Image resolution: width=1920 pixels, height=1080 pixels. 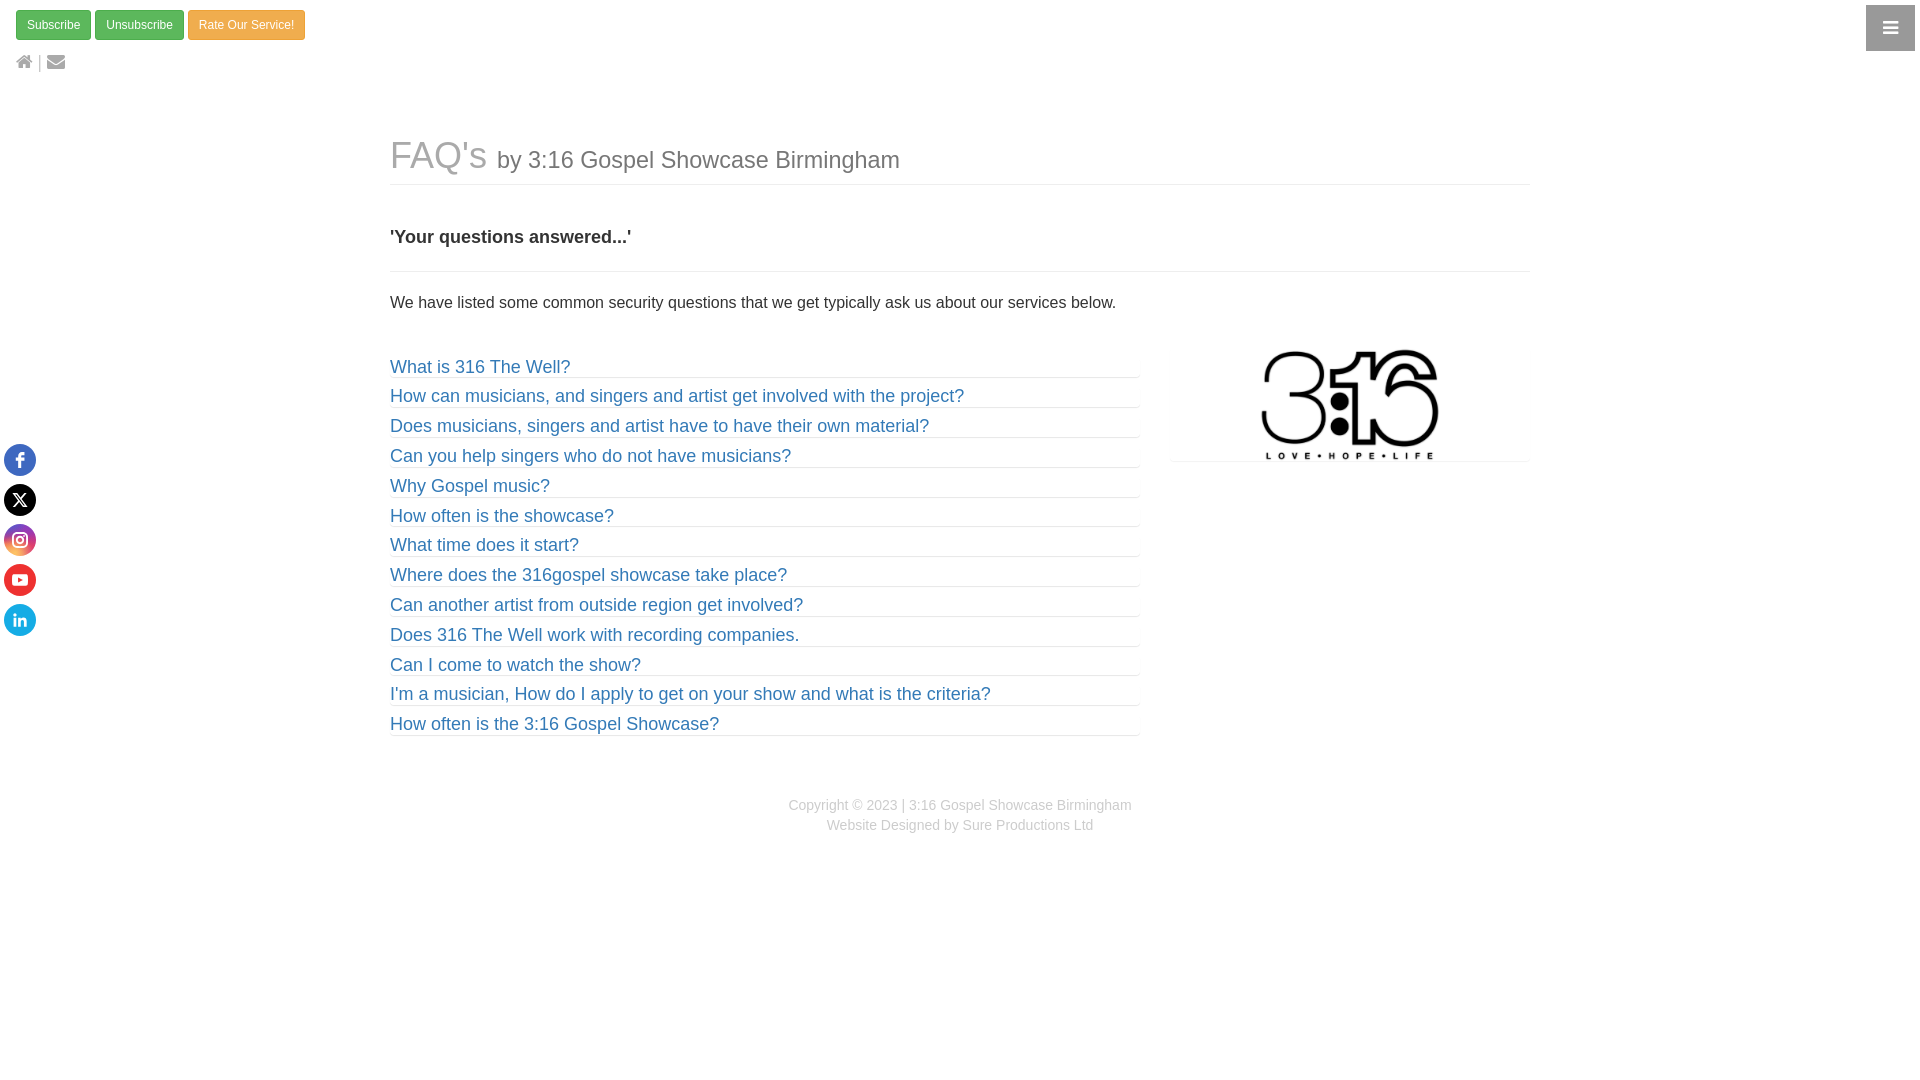 What do you see at coordinates (594, 635) in the screenshot?
I see `'Does 316 The Well work with recording companies.'` at bounding box center [594, 635].